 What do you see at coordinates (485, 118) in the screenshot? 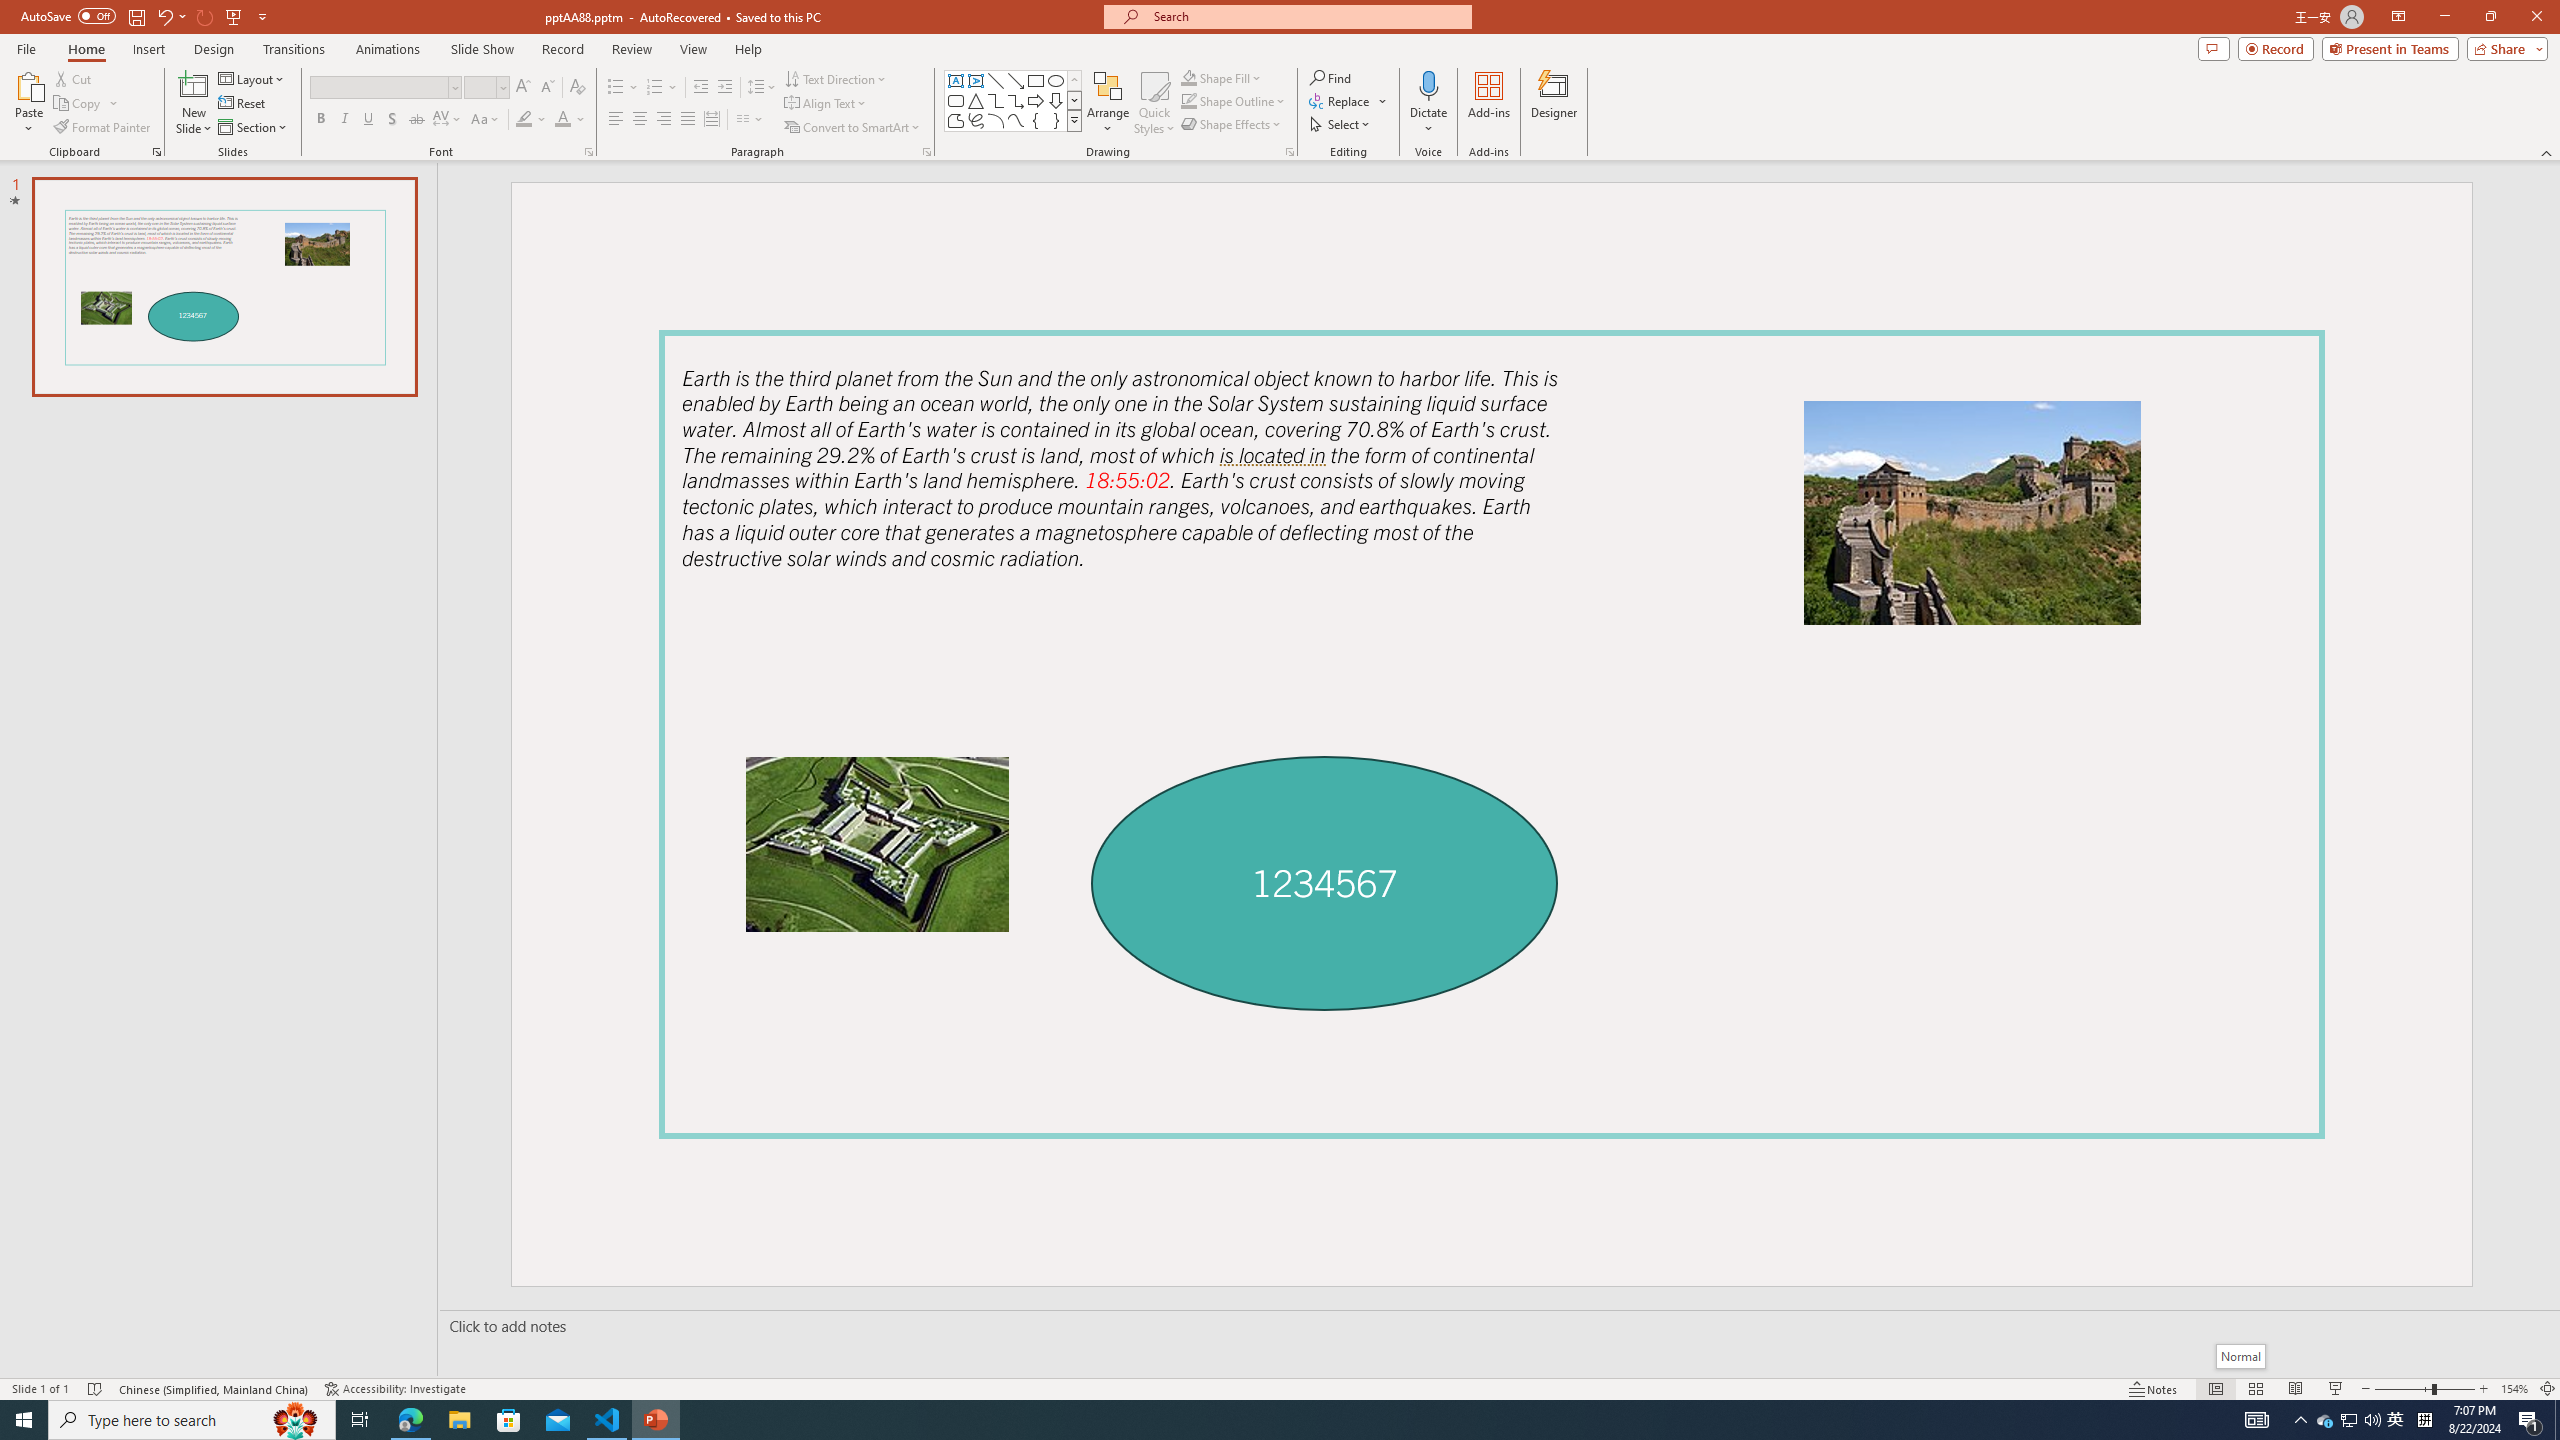
I see `'Change Case'` at bounding box center [485, 118].